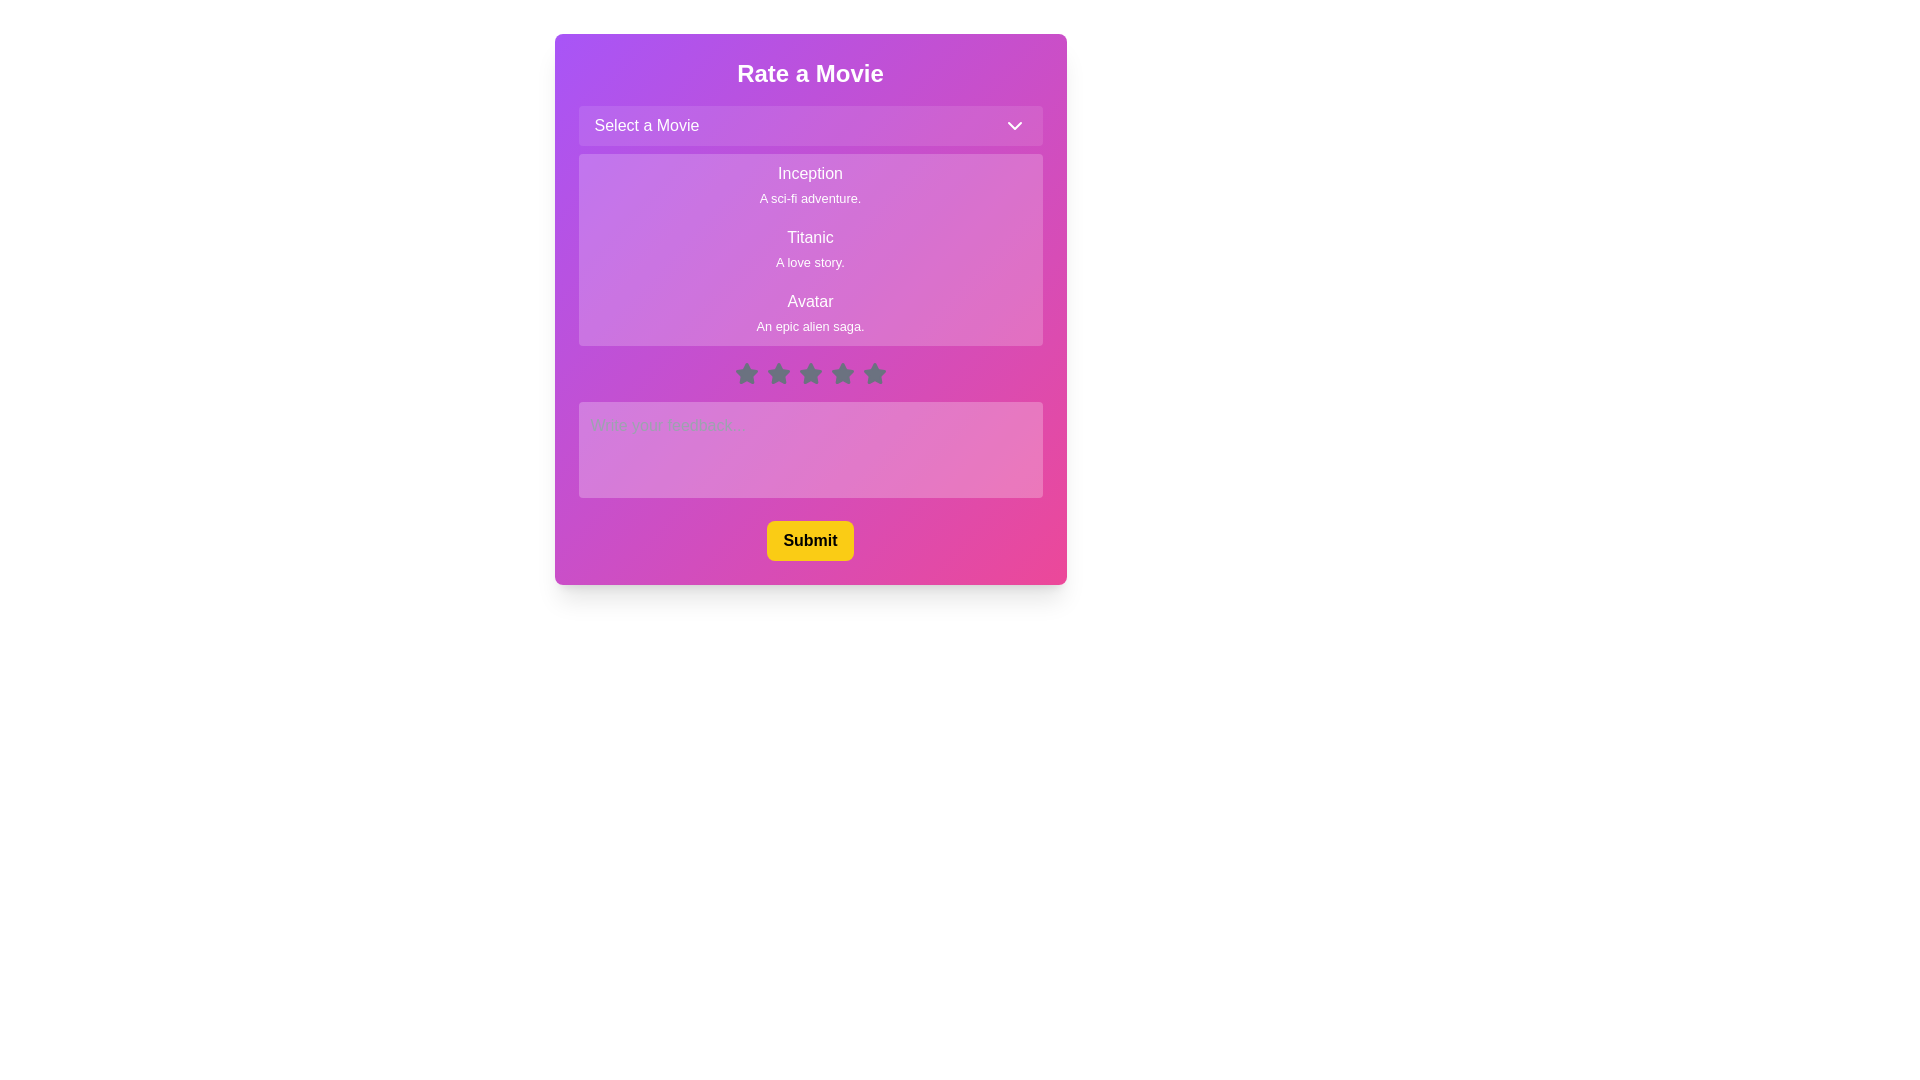 The image size is (1920, 1080). Describe the element at coordinates (810, 185) in the screenshot. I see `the first list item displaying information about the movie 'Inception' under the 'Rate a Movie' section, located directly below the 'Select a Movie' dropdown menu` at that location.